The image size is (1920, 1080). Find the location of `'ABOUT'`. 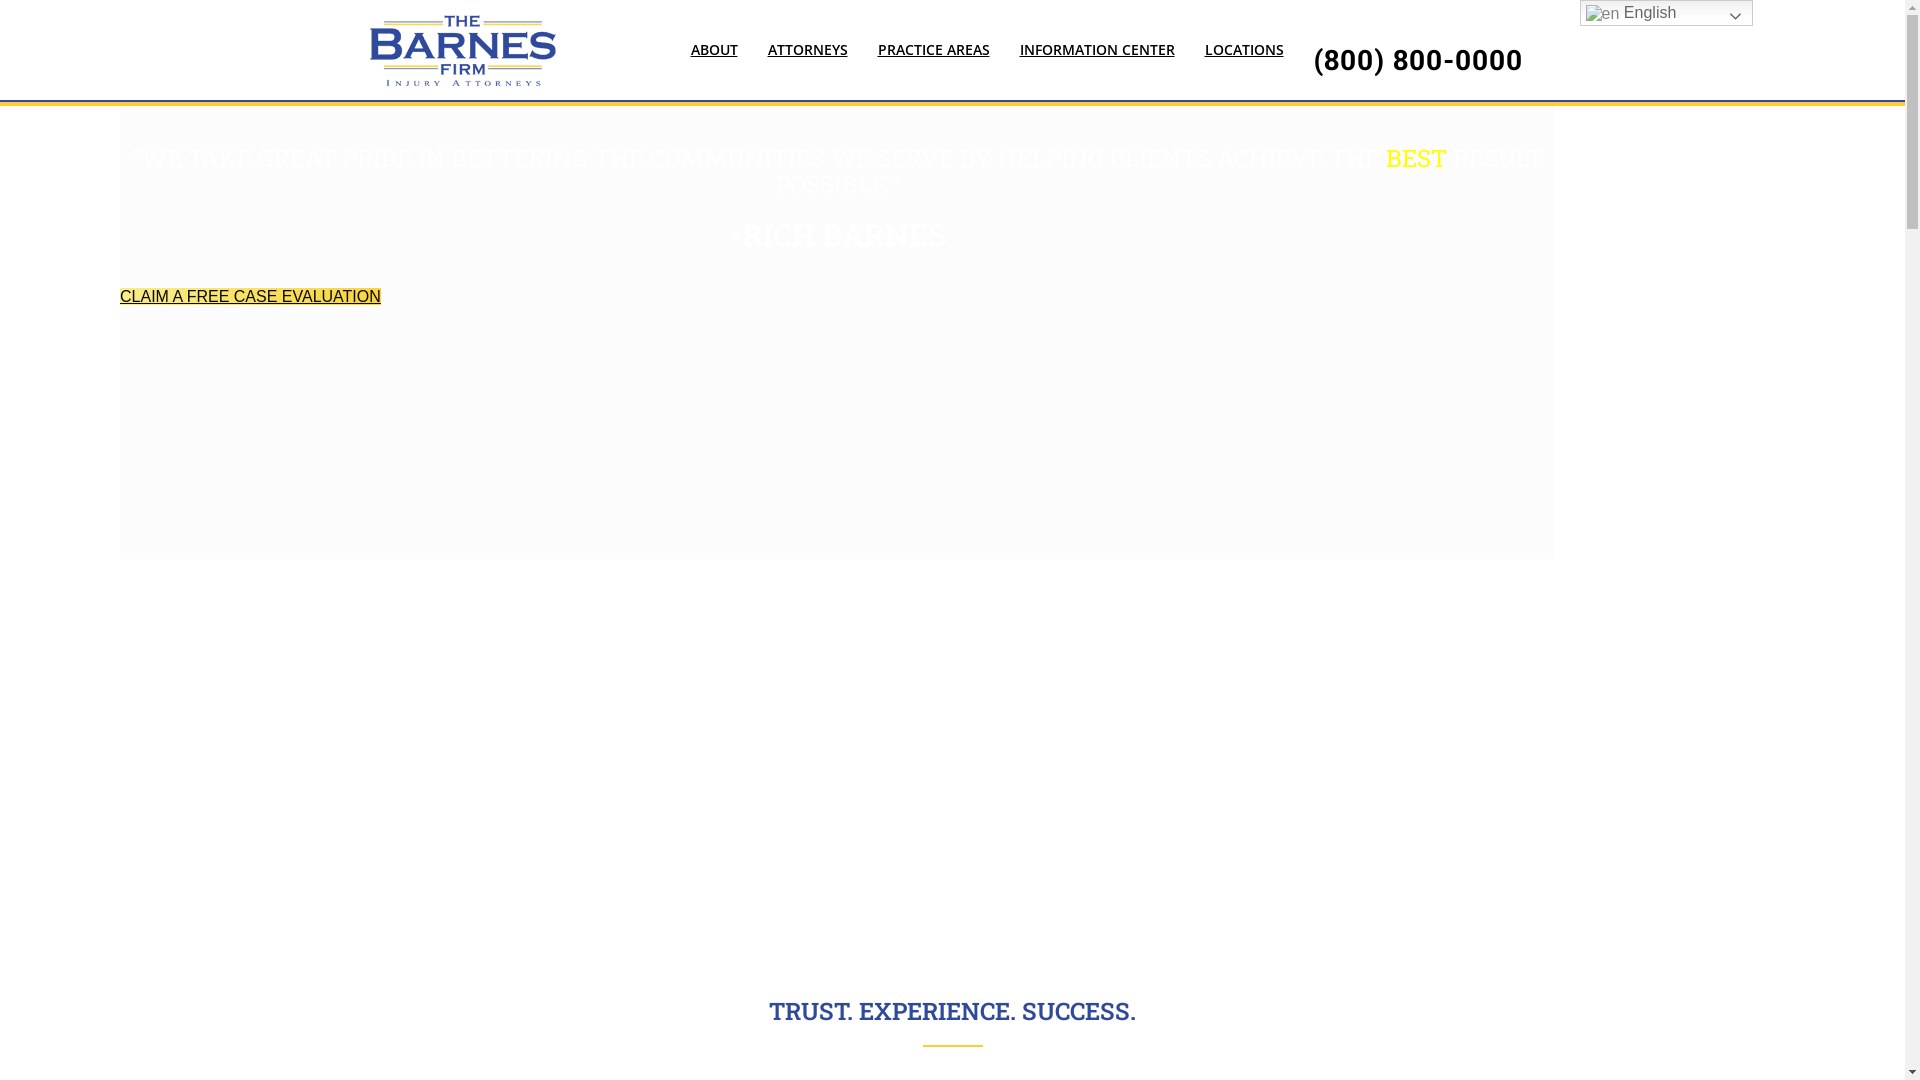

'ABOUT' is located at coordinates (676, 48).